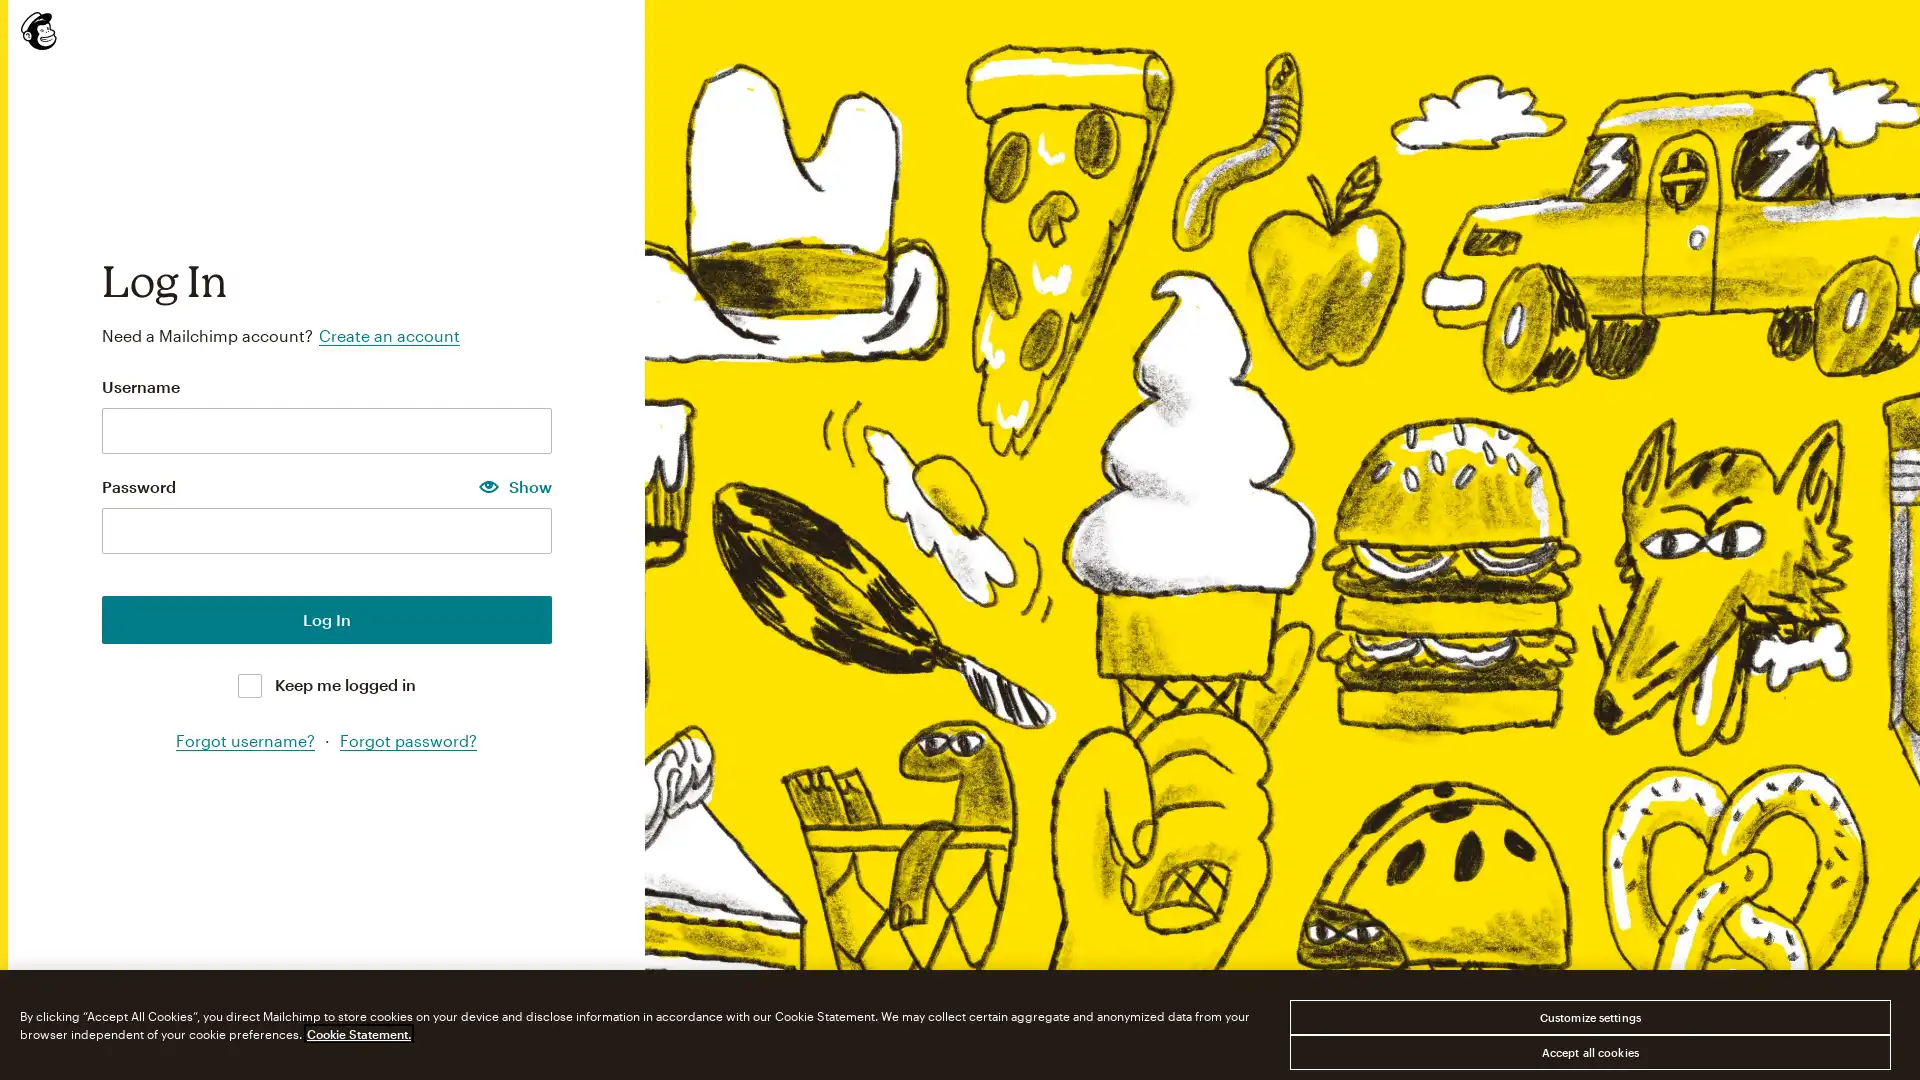 Image resolution: width=1920 pixels, height=1080 pixels. What do you see at coordinates (1588, 1051) in the screenshot?
I see `Accept all cookies` at bounding box center [1588, 1051].